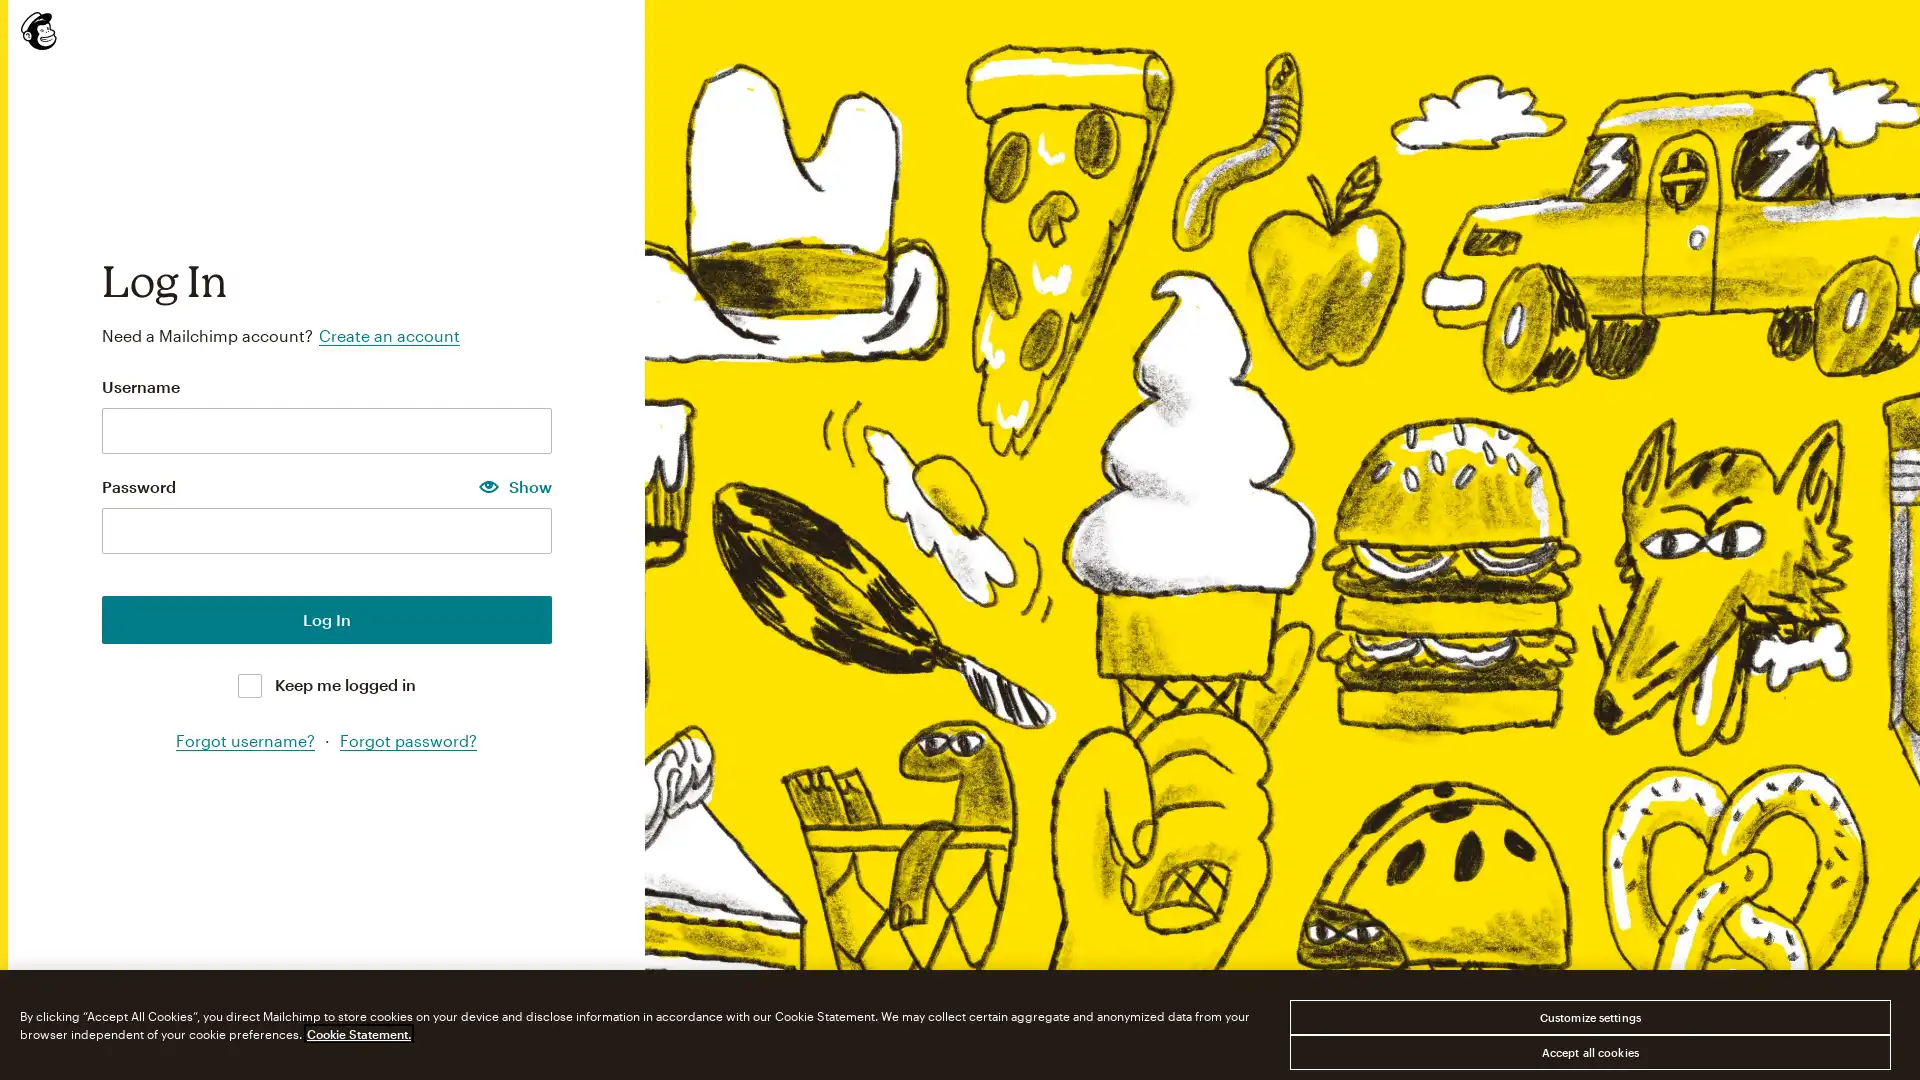 Image resolution: width=1920 pixels, height=1080 pixels. What do you see at coordinates (1588, 1051) in the screenshot?
I see `Accept all cookies` at bounding box center [1588, 1051].